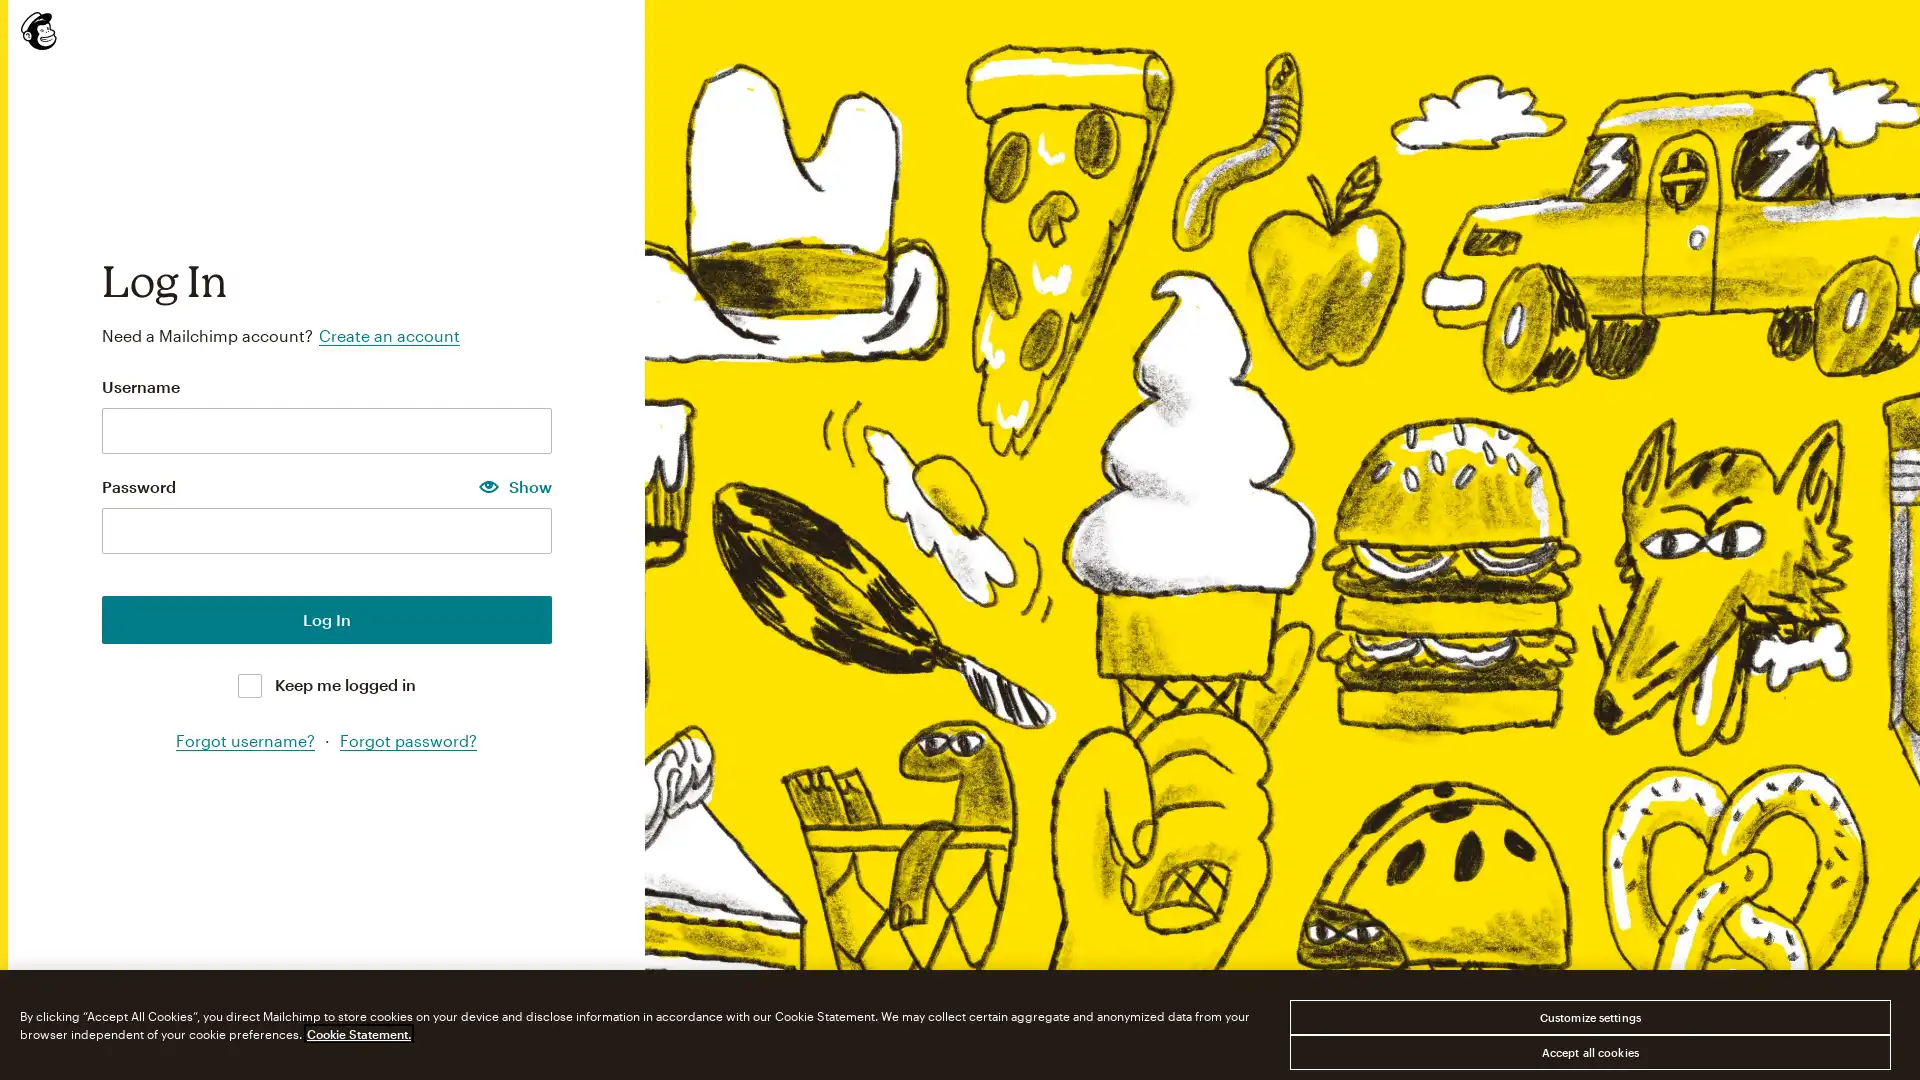 Image resolution: width=1920 pixels, height=1080 pixels. What do you see at coordinates (1588, 1051) in the screenshot?
I see `Accept all cookies` at bounding box center [1588, 1051].